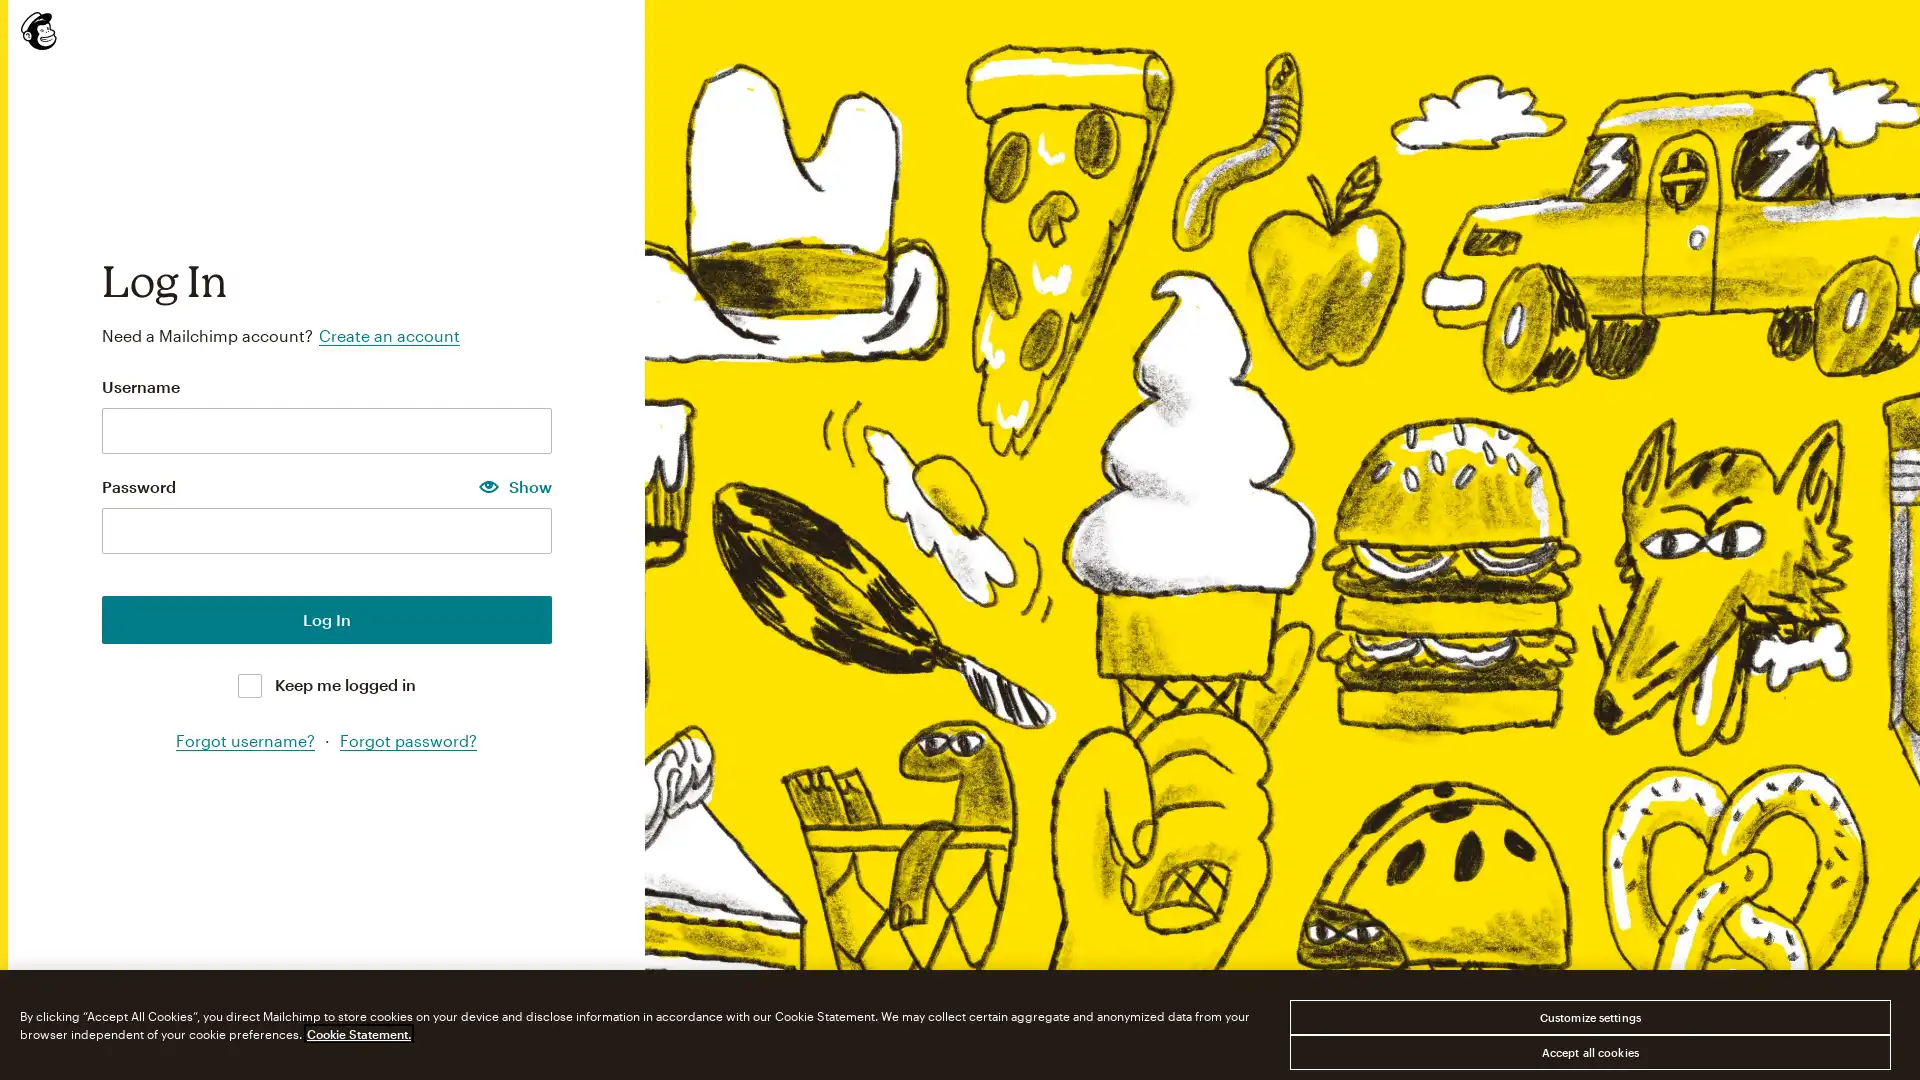 Image resolution: width=1920 pixels, height=1080 pixels. What do you see at coordinates (1588, 1051) in the screenshot?
I see `Accept all cookies` at bounding box center [1588, 1051].